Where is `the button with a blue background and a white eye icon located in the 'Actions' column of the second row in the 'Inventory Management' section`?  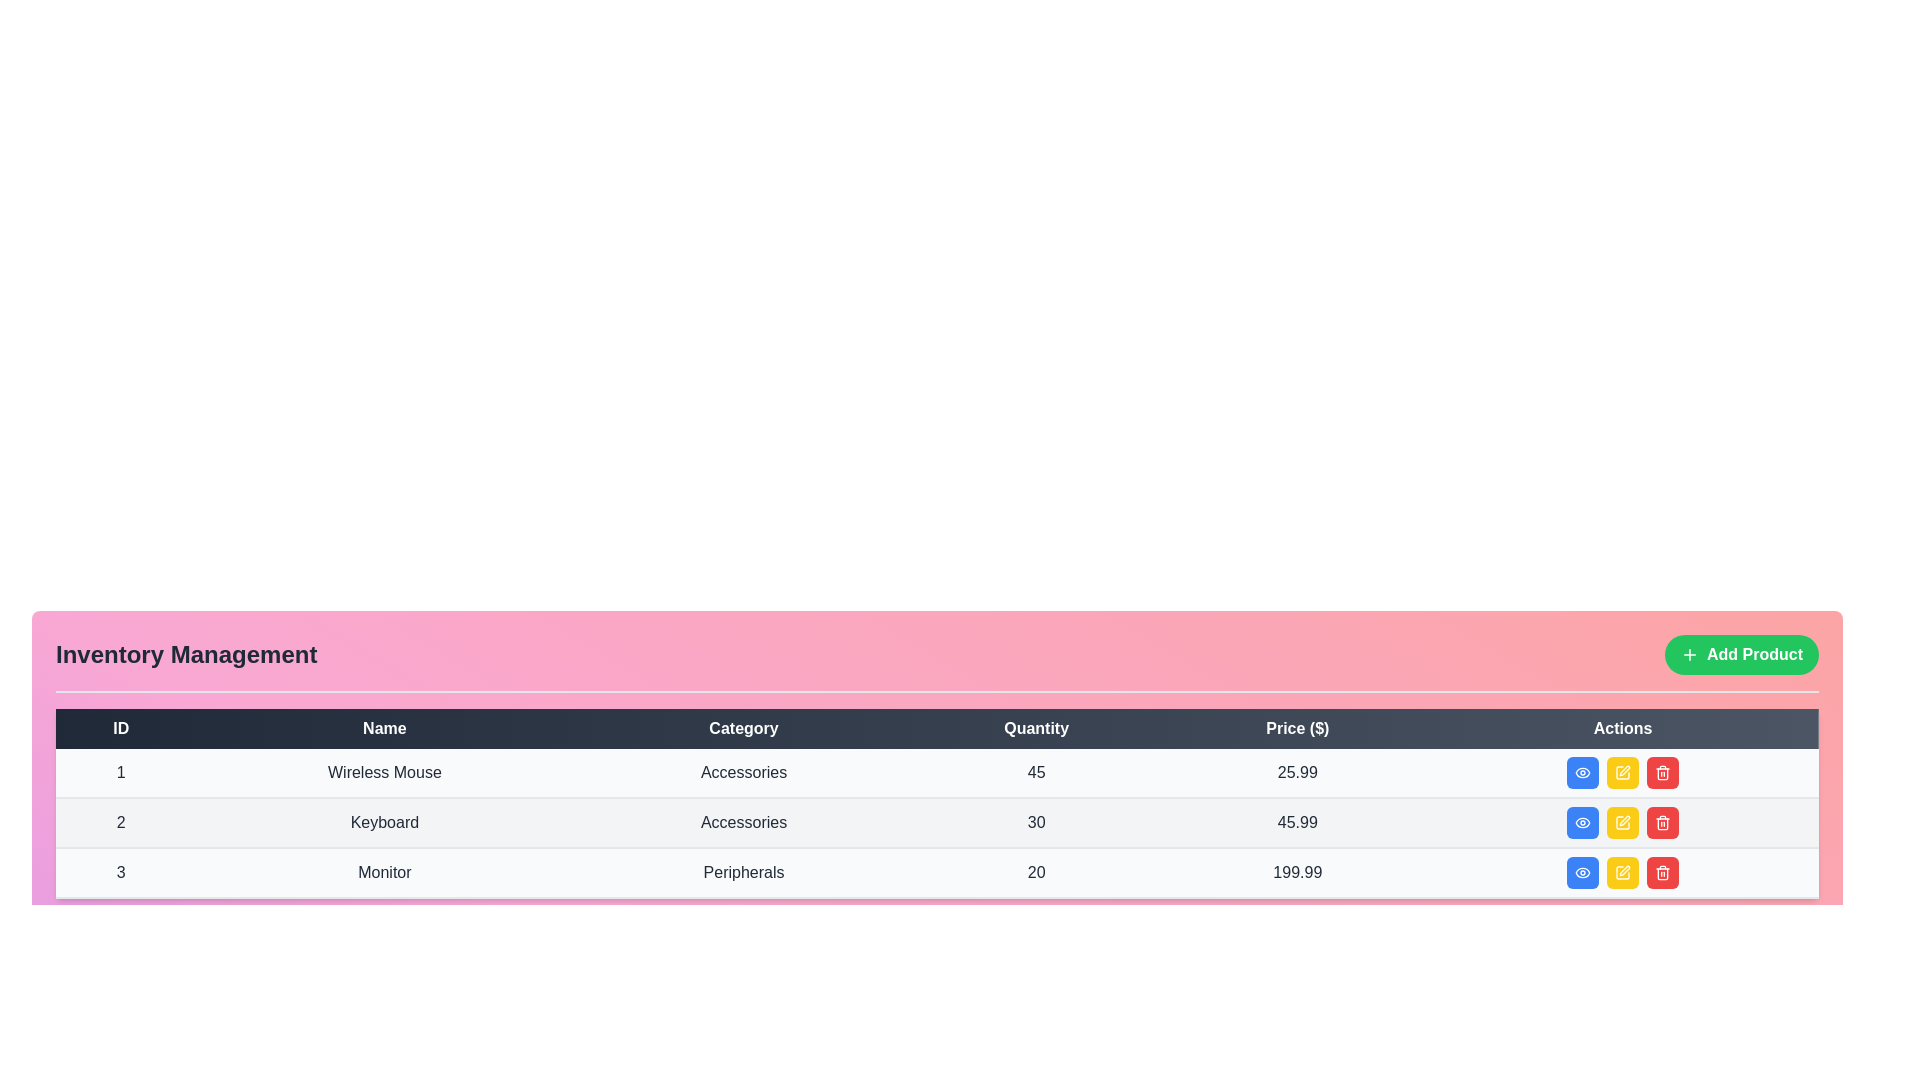 the button with a blue background and a white eye icon located in the 'Actions' column of the second row in the 'Inventory Management' section is located at coordinates (1582, 822).